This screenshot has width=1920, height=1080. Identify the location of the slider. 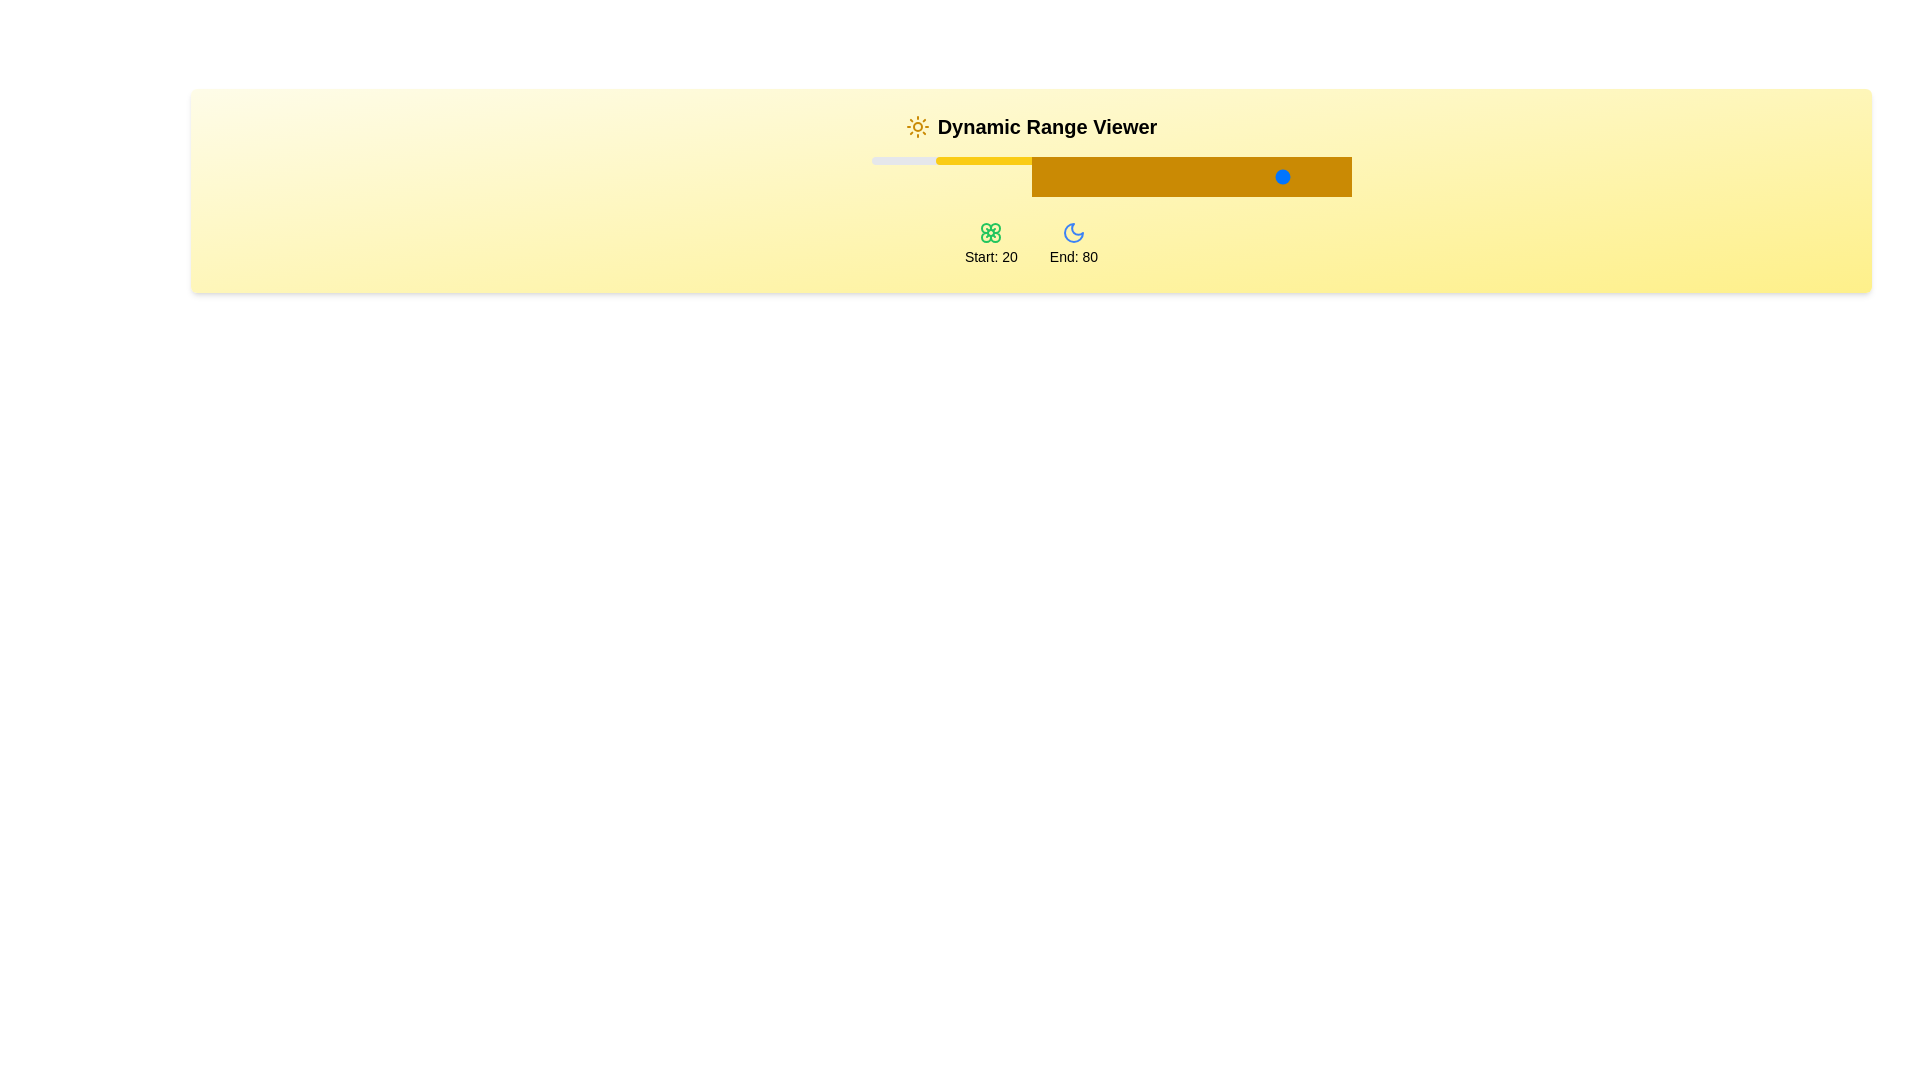
(1018, 160).